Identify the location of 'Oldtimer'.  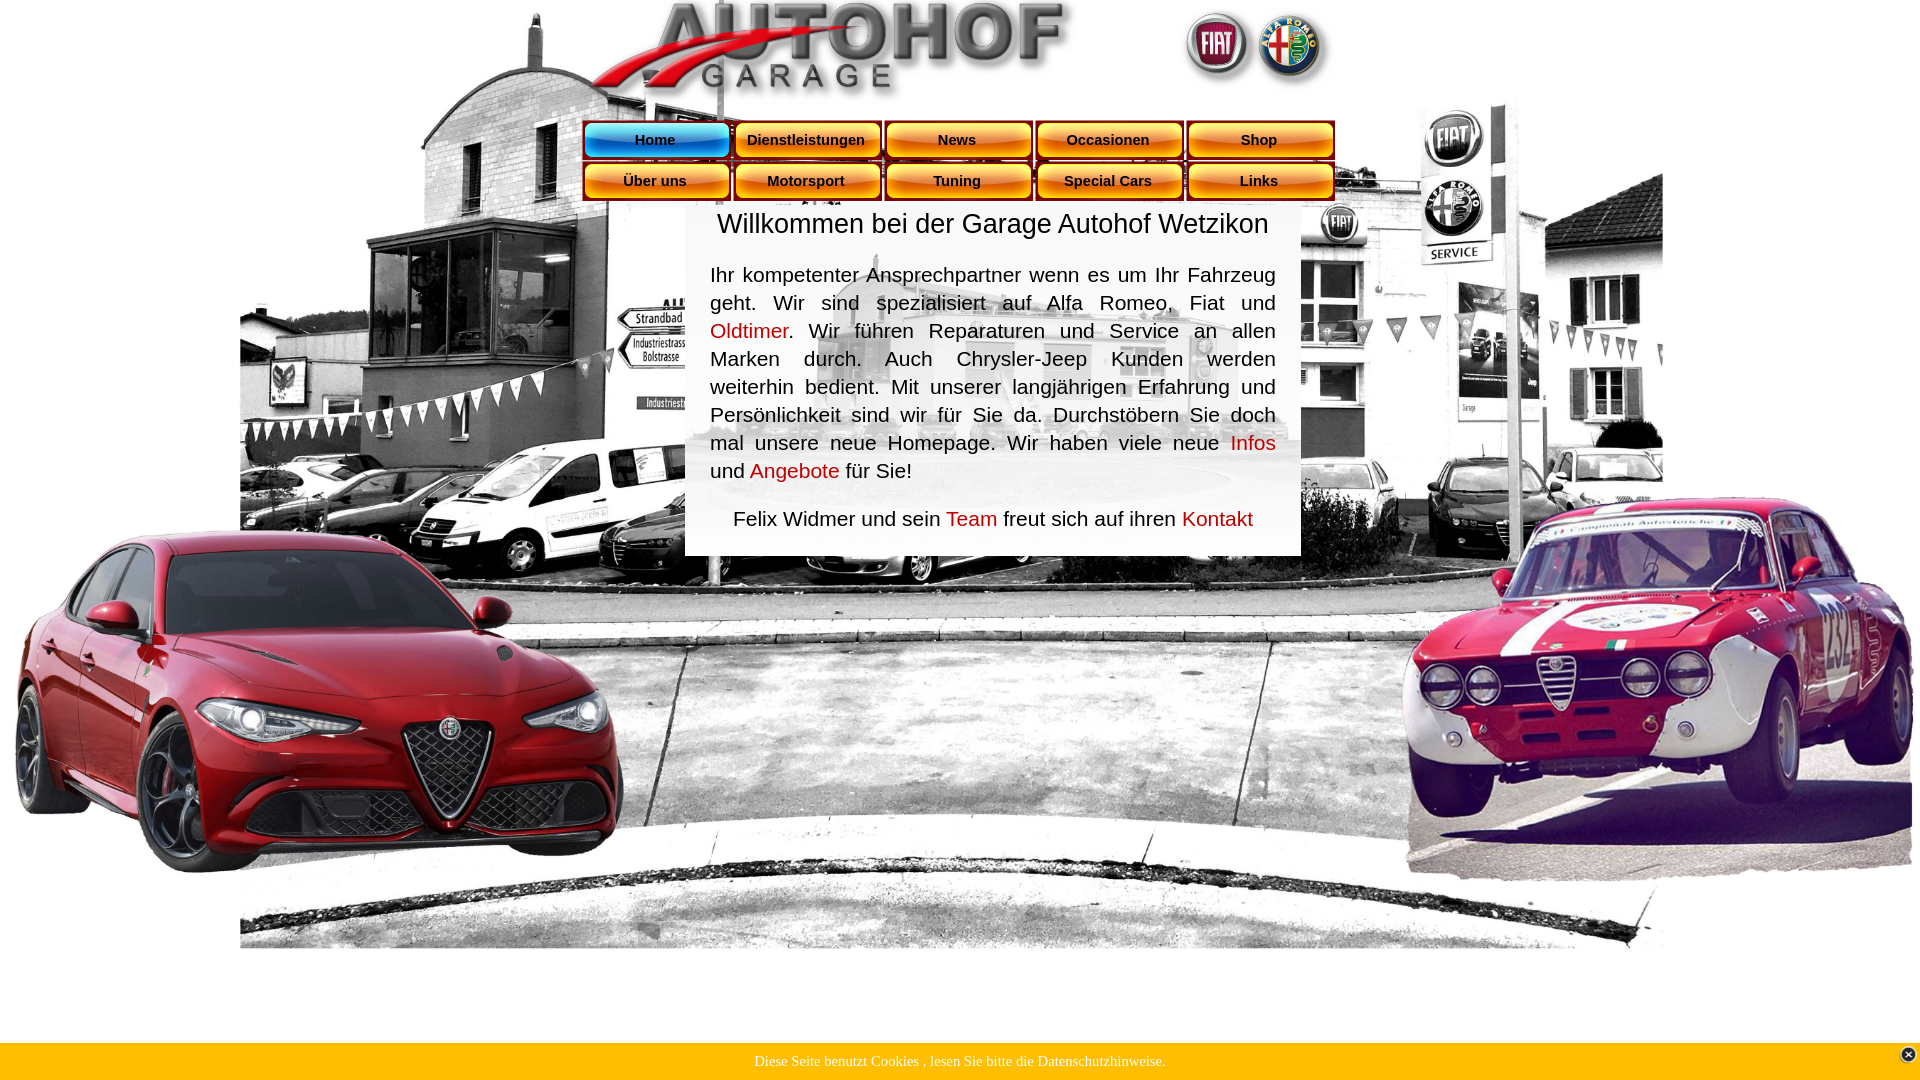
(747, 329).